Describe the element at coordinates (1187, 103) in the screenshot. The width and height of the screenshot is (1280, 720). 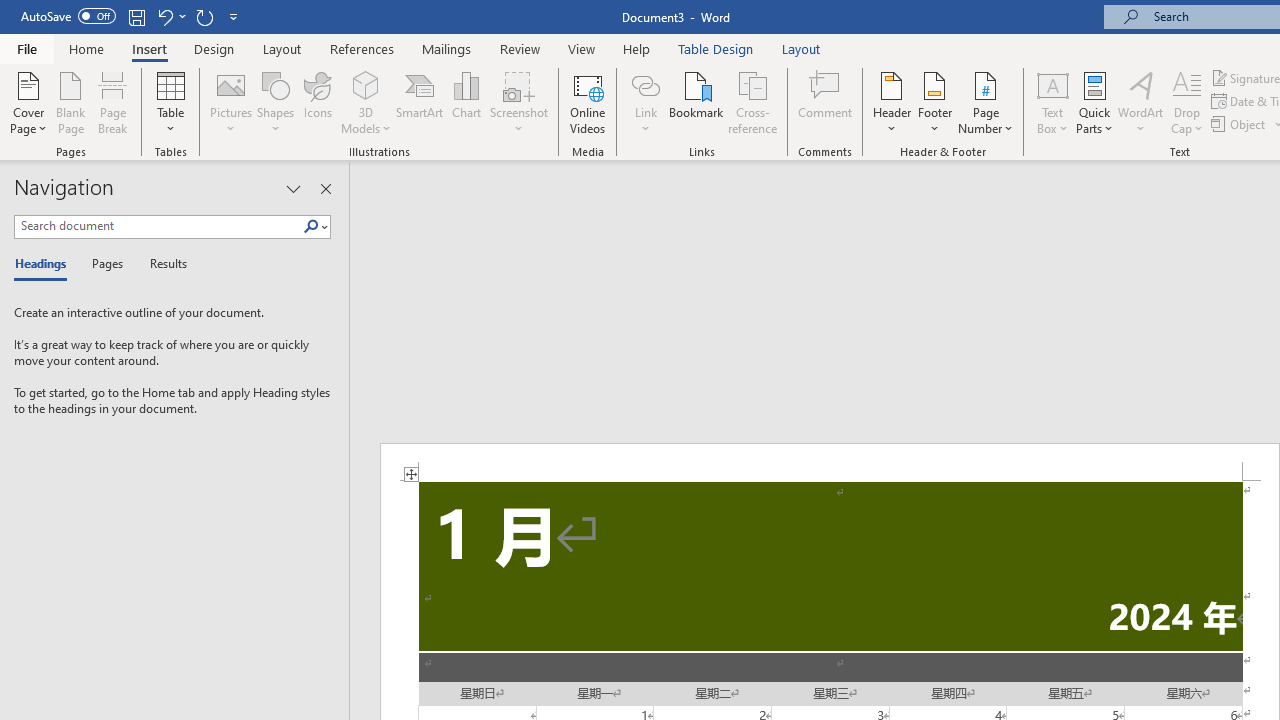
I see `'Drop Cap'` at that location.